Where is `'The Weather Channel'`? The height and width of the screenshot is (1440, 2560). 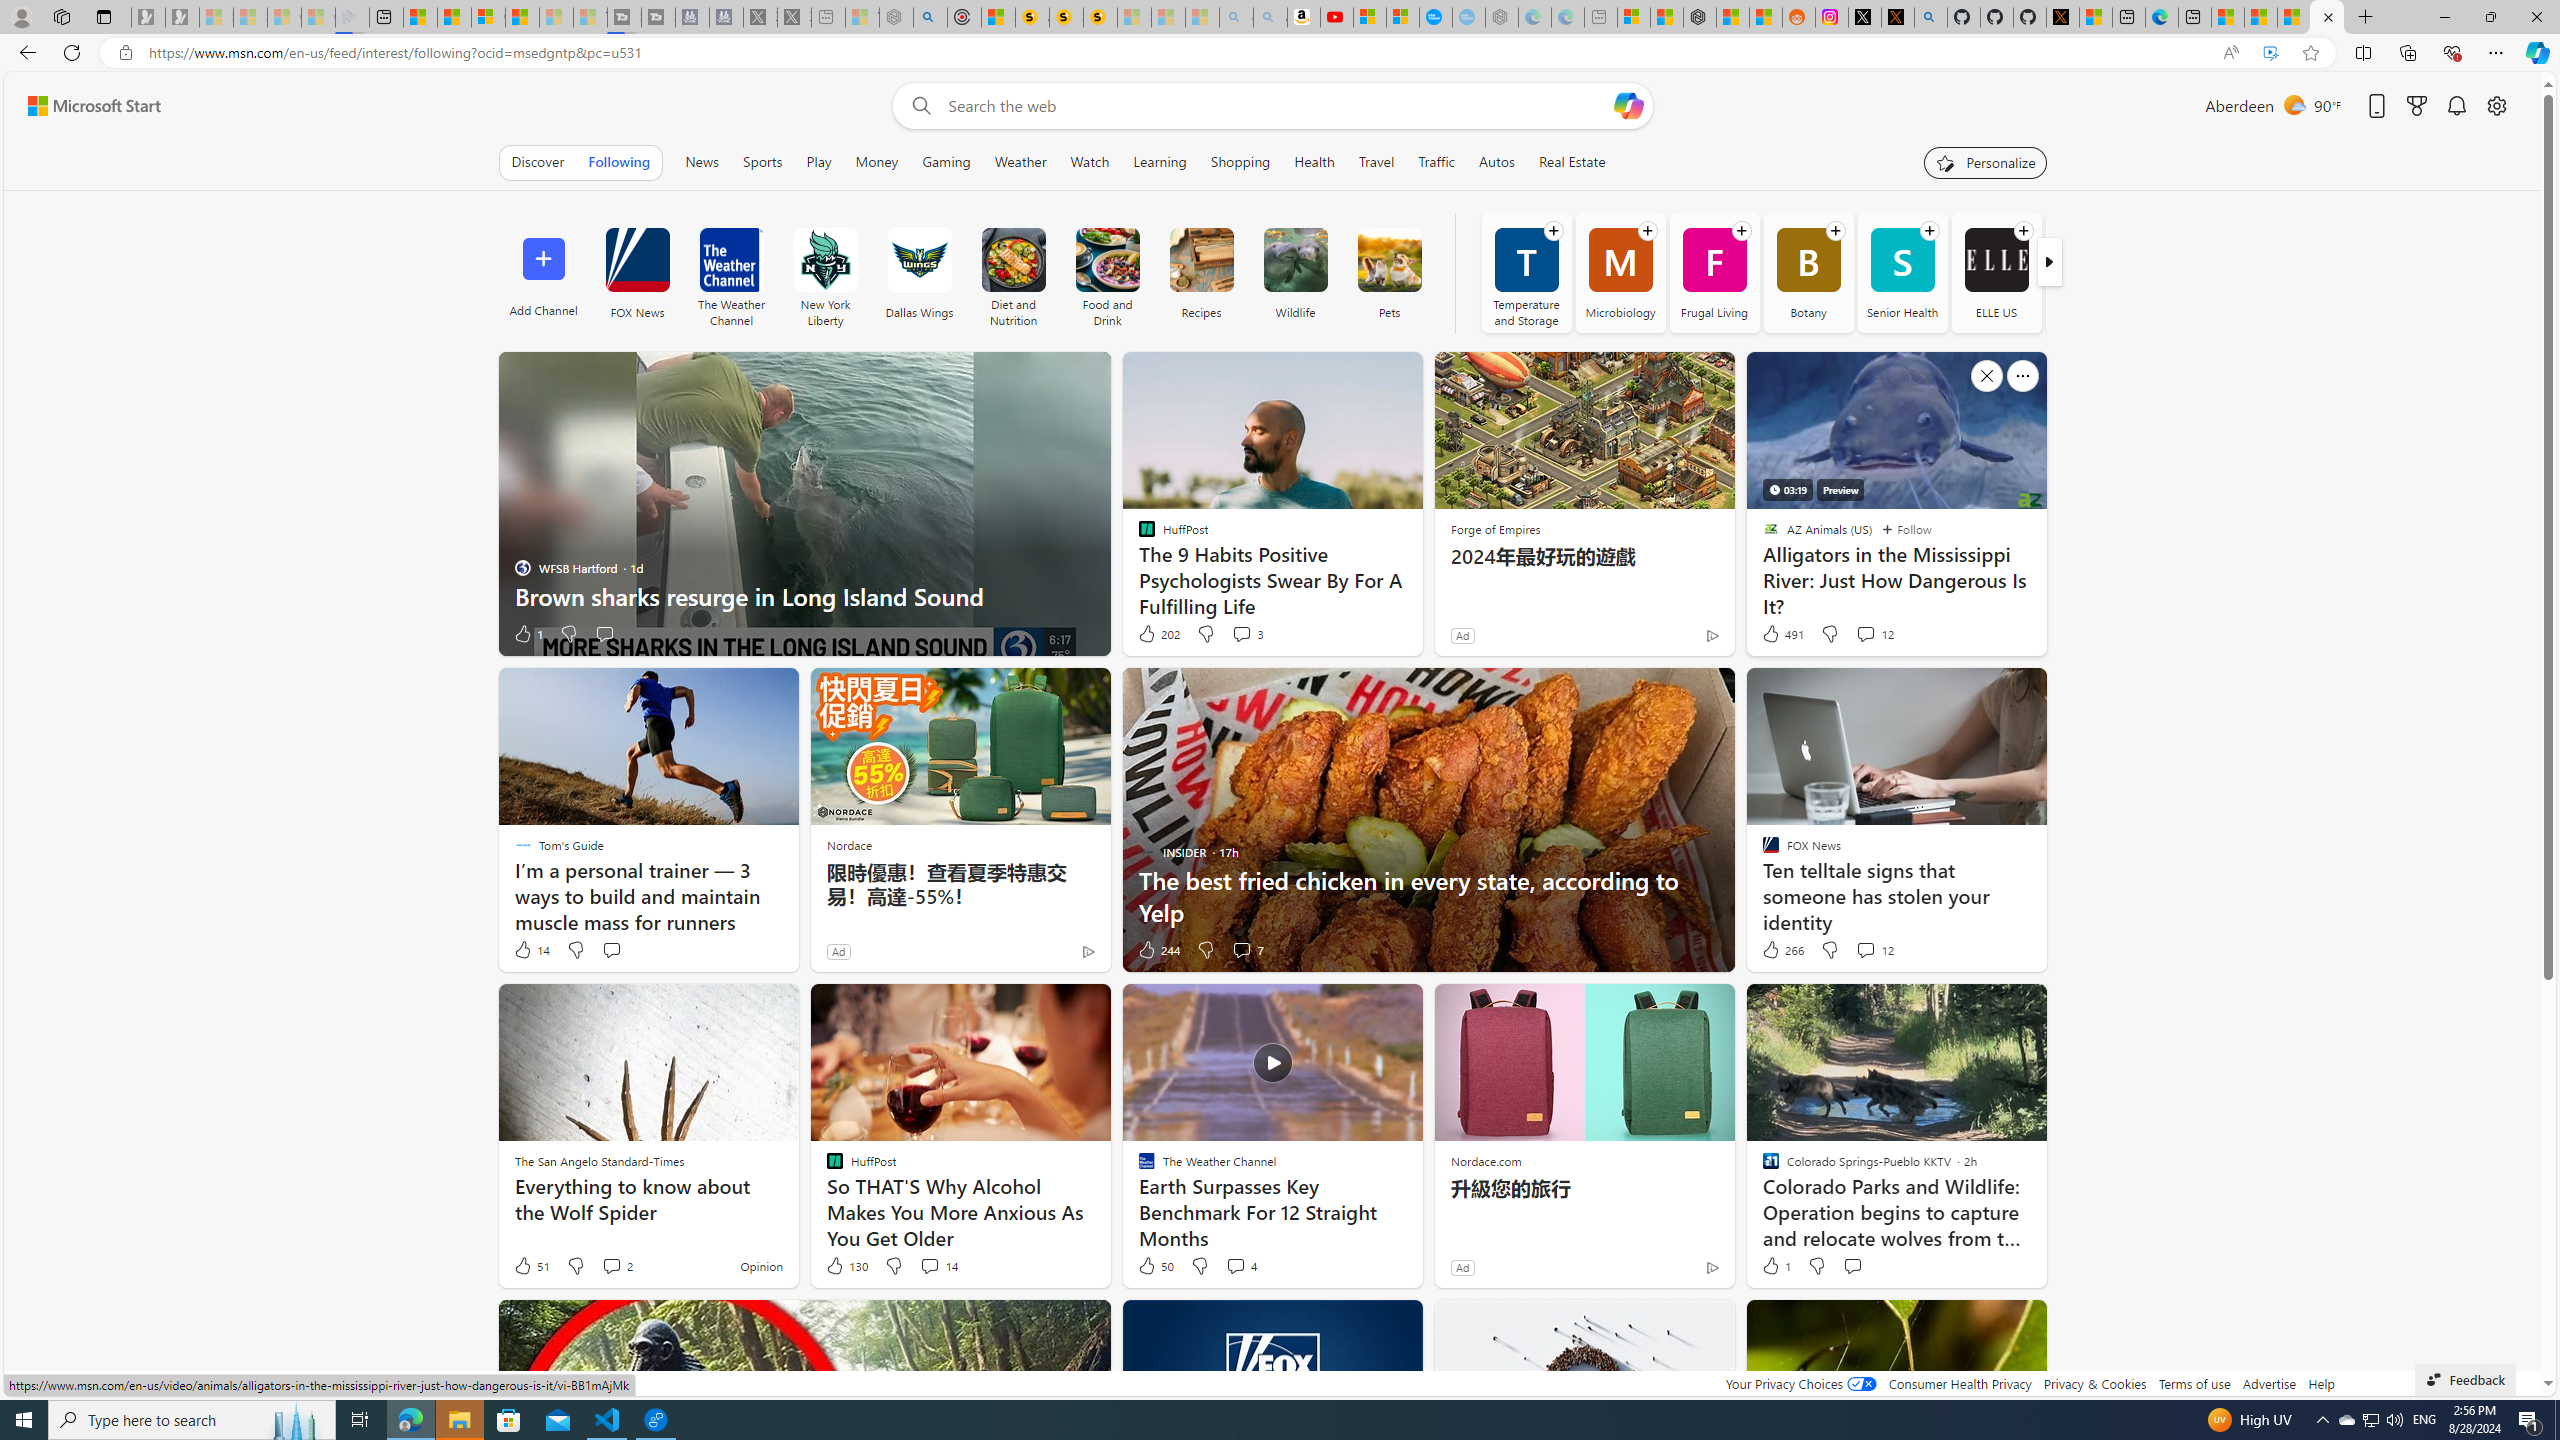
'The Weather Channel' is located at coordinates (731, 271).